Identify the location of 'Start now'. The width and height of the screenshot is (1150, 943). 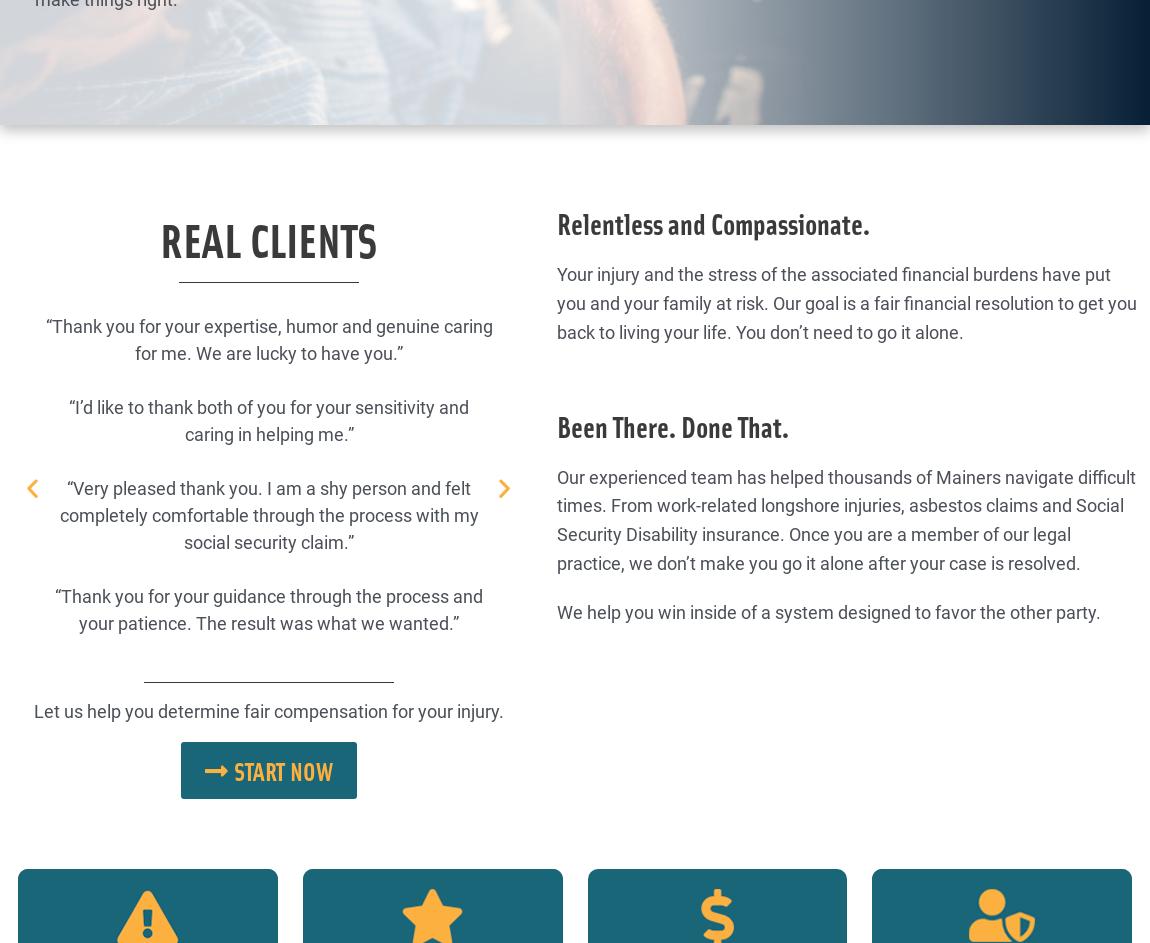
(231, 769).